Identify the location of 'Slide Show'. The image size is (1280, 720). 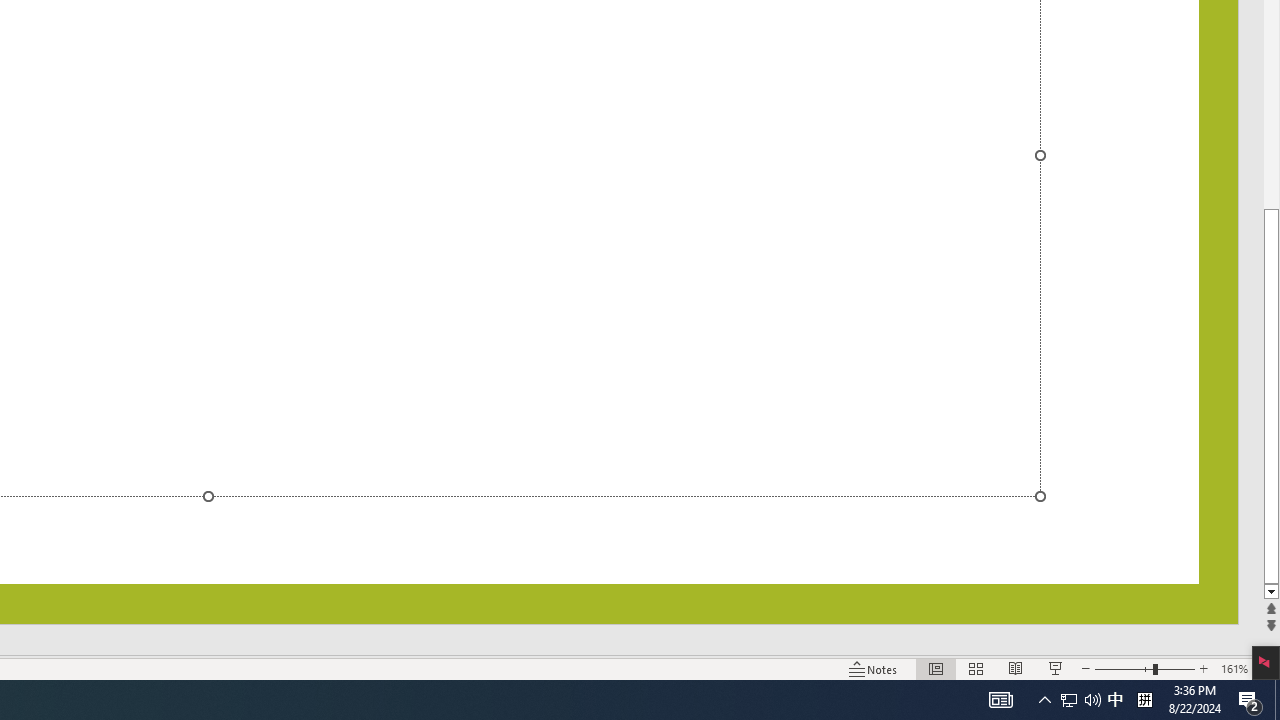
(1055, 669).